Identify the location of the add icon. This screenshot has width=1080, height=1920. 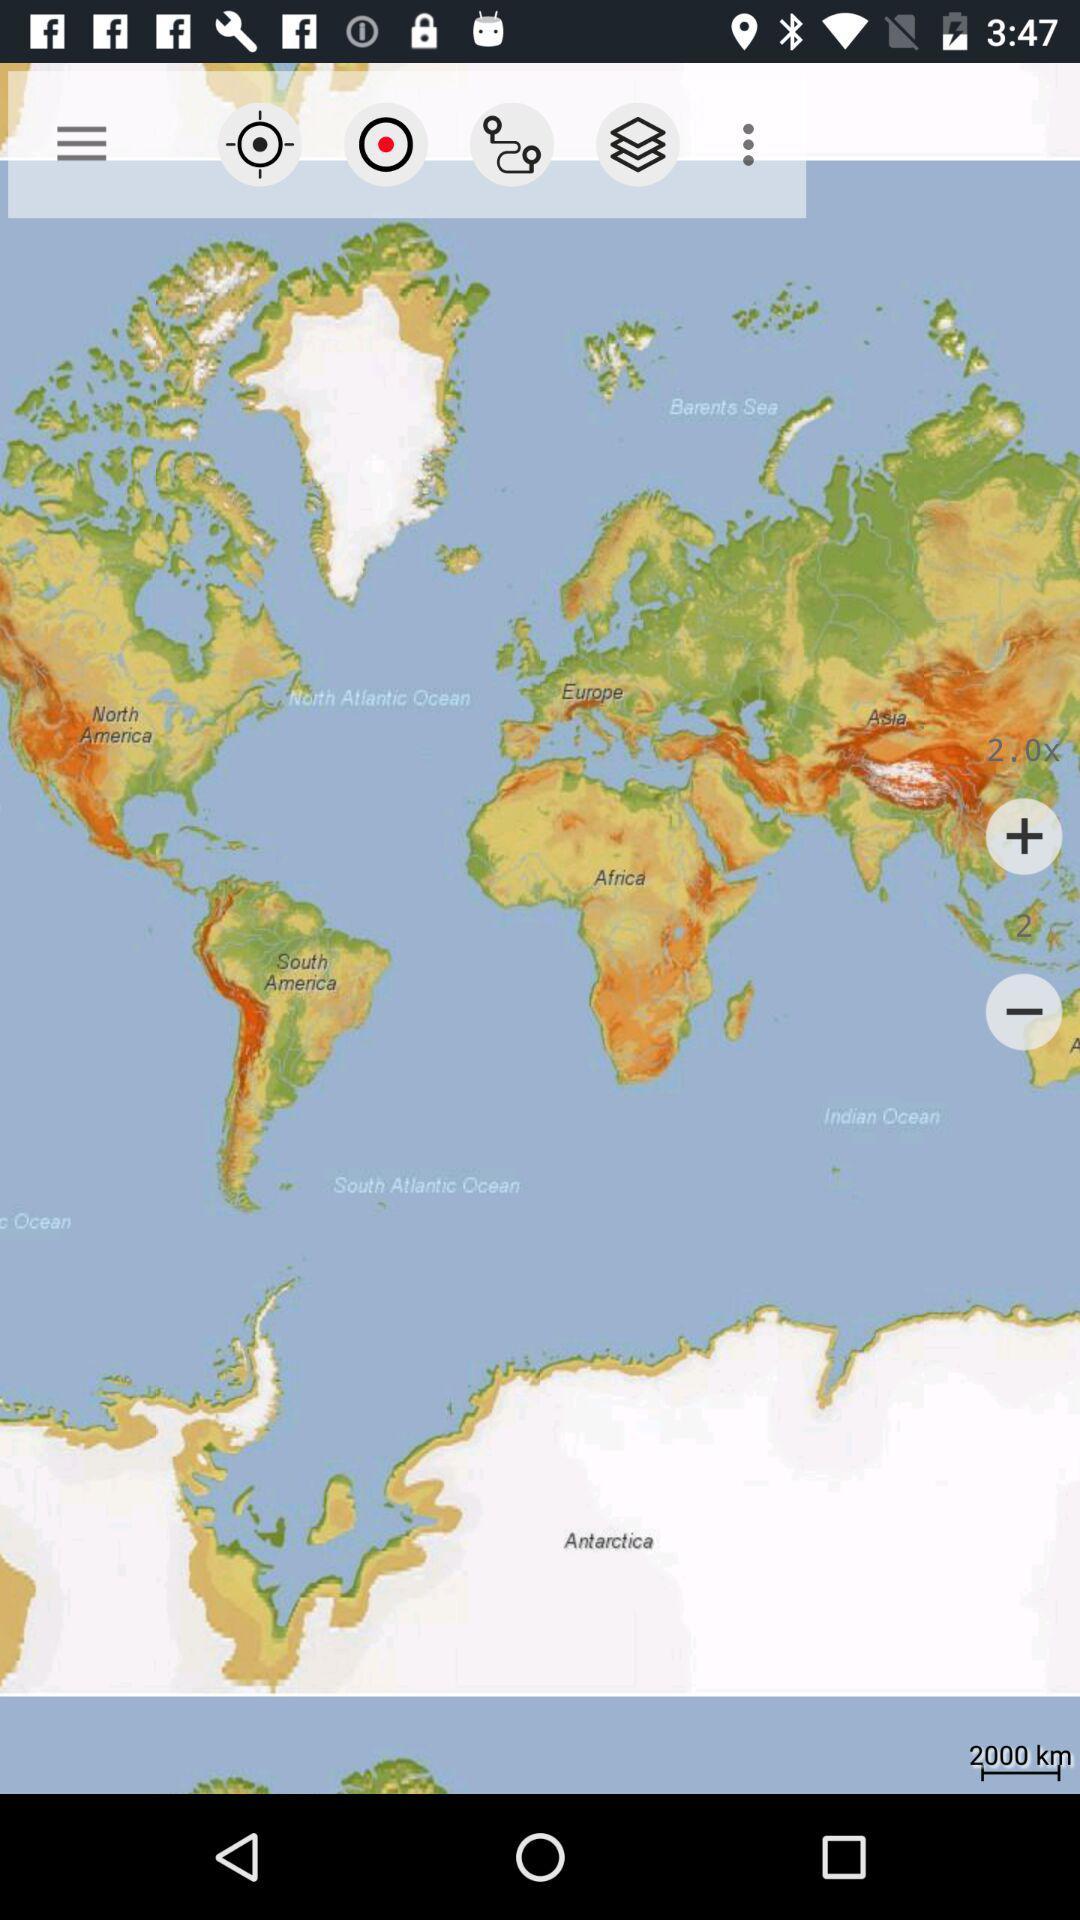
(1024, 836).